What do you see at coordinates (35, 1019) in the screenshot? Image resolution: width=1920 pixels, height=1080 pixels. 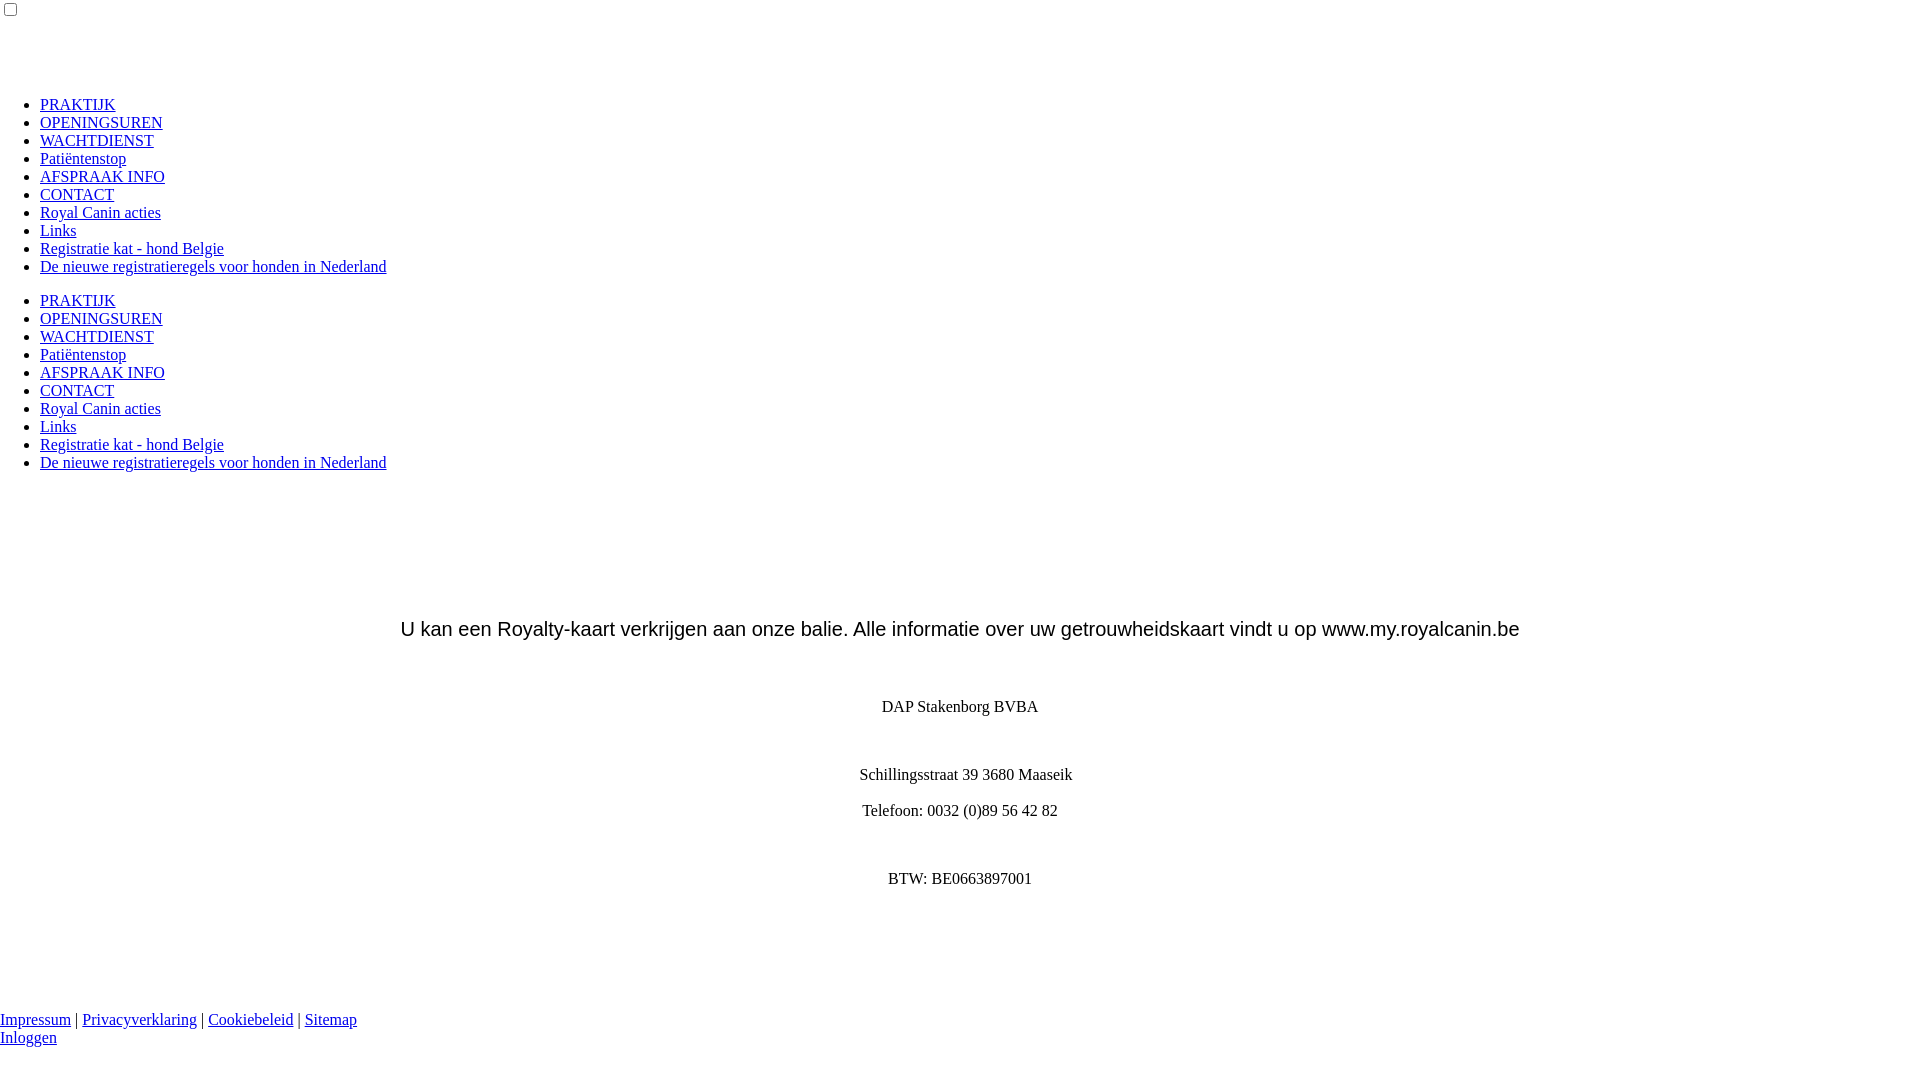 I see `'Impressum'` at bounding box center [35, 1019].